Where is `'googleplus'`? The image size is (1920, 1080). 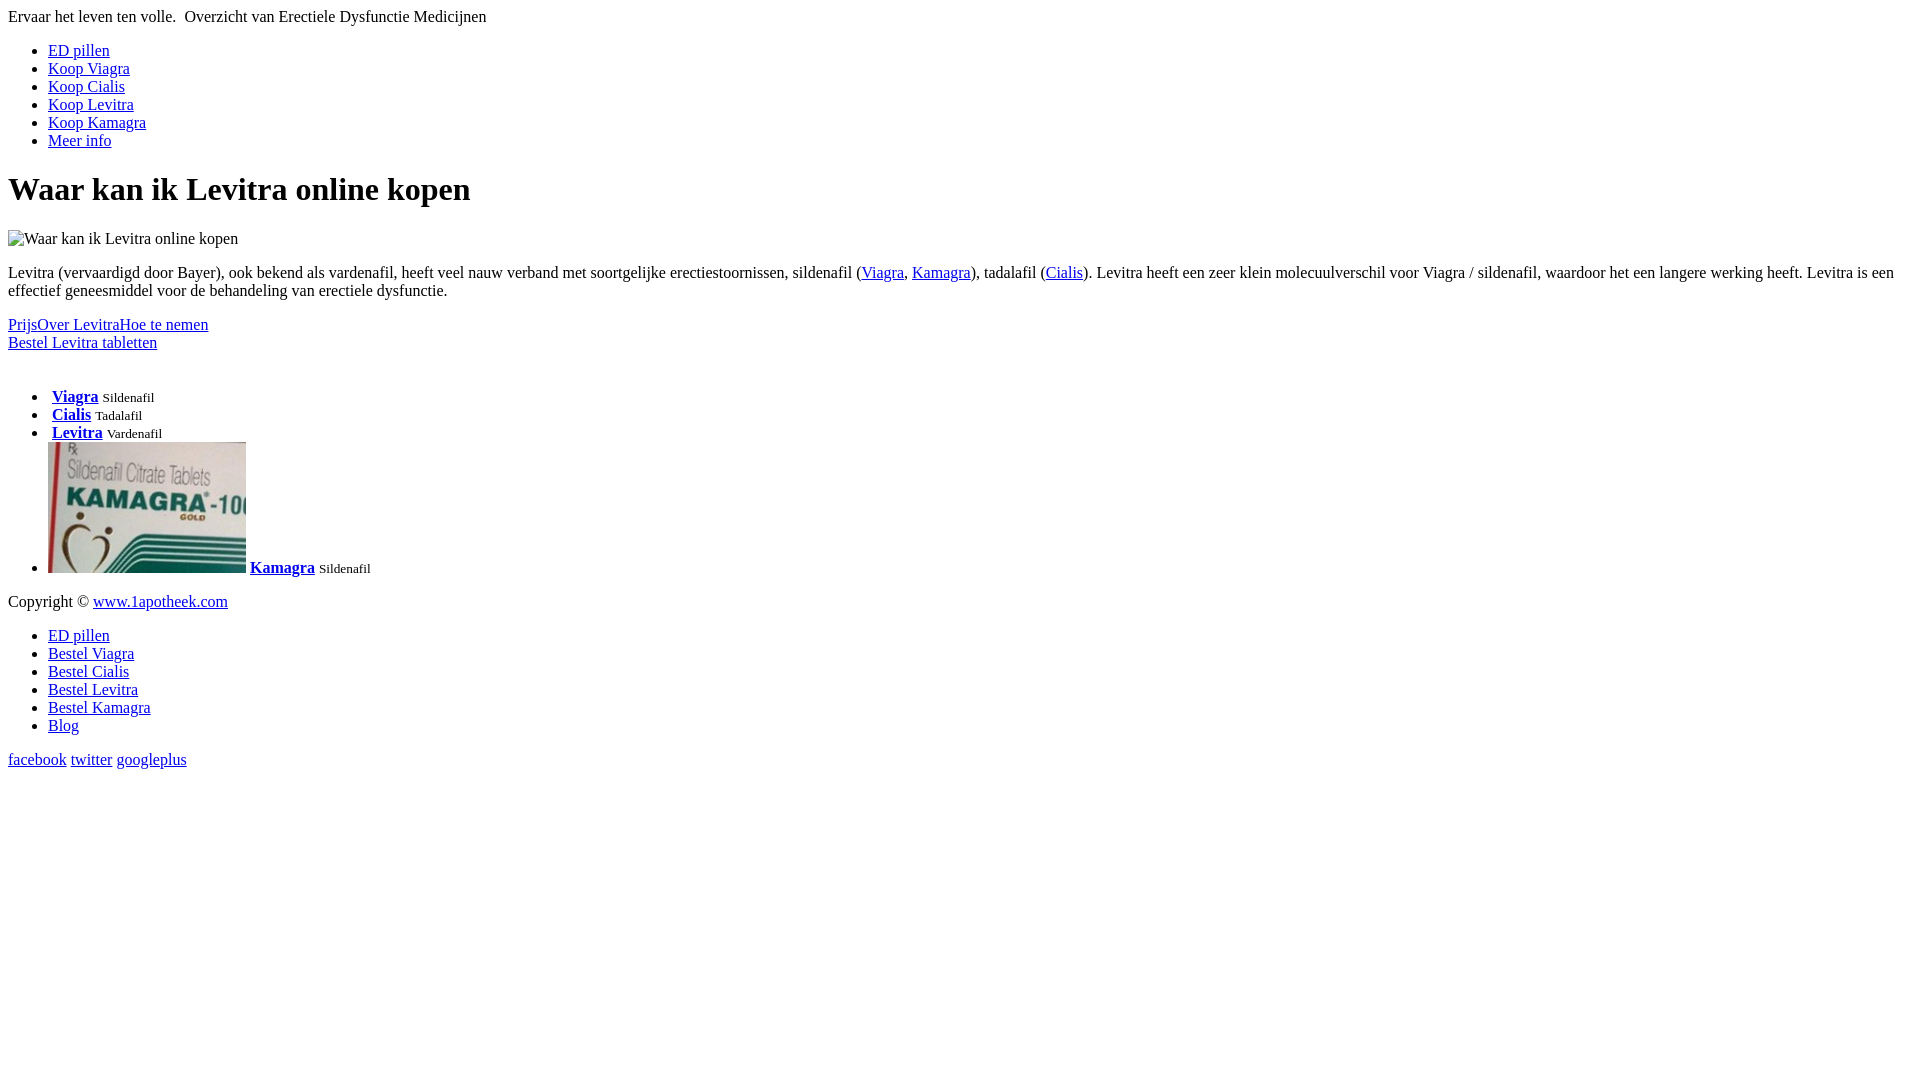 'googleplus' is located at coordinates (149, 759).